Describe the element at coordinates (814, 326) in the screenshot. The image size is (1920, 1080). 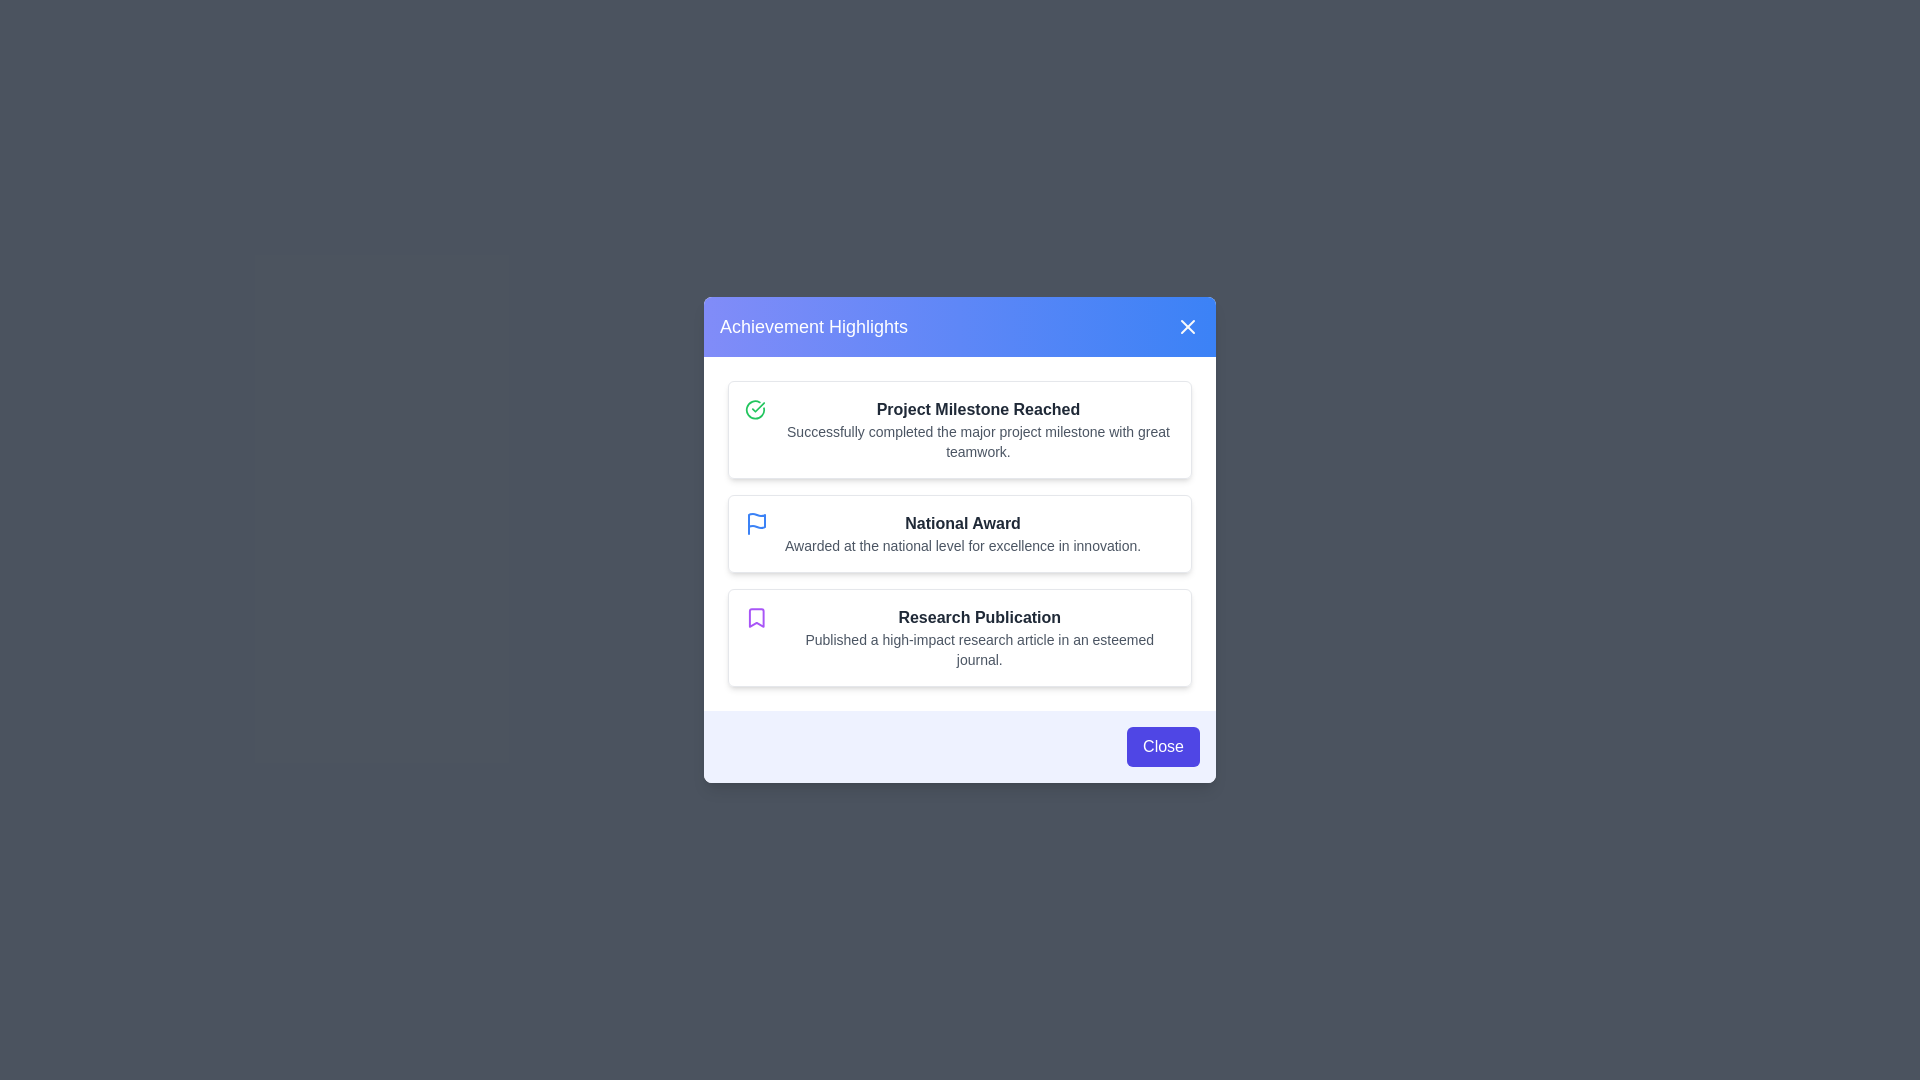
I see `the static text label that serves as a title or header for the modal content, located at the center-left of the horizontal bar at the top of the modal` at that location.